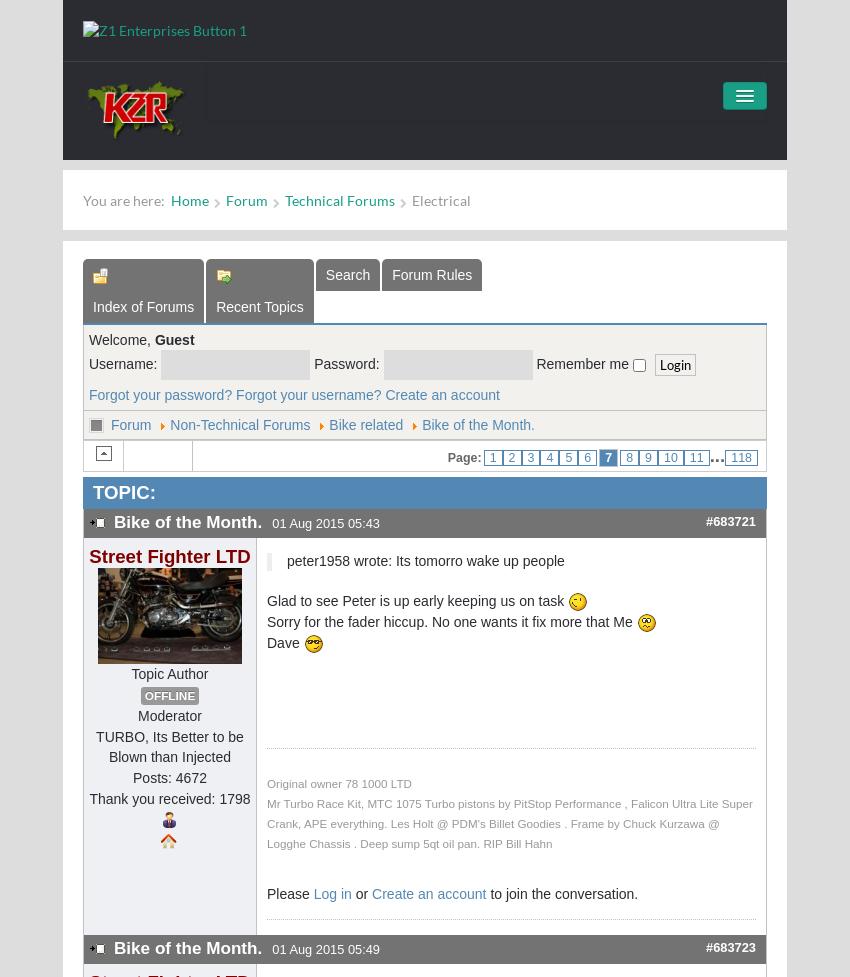 This screenshot has width=850, height=977. I want to click on 'Original owner 78 1000 LTD', so click(265, 783).